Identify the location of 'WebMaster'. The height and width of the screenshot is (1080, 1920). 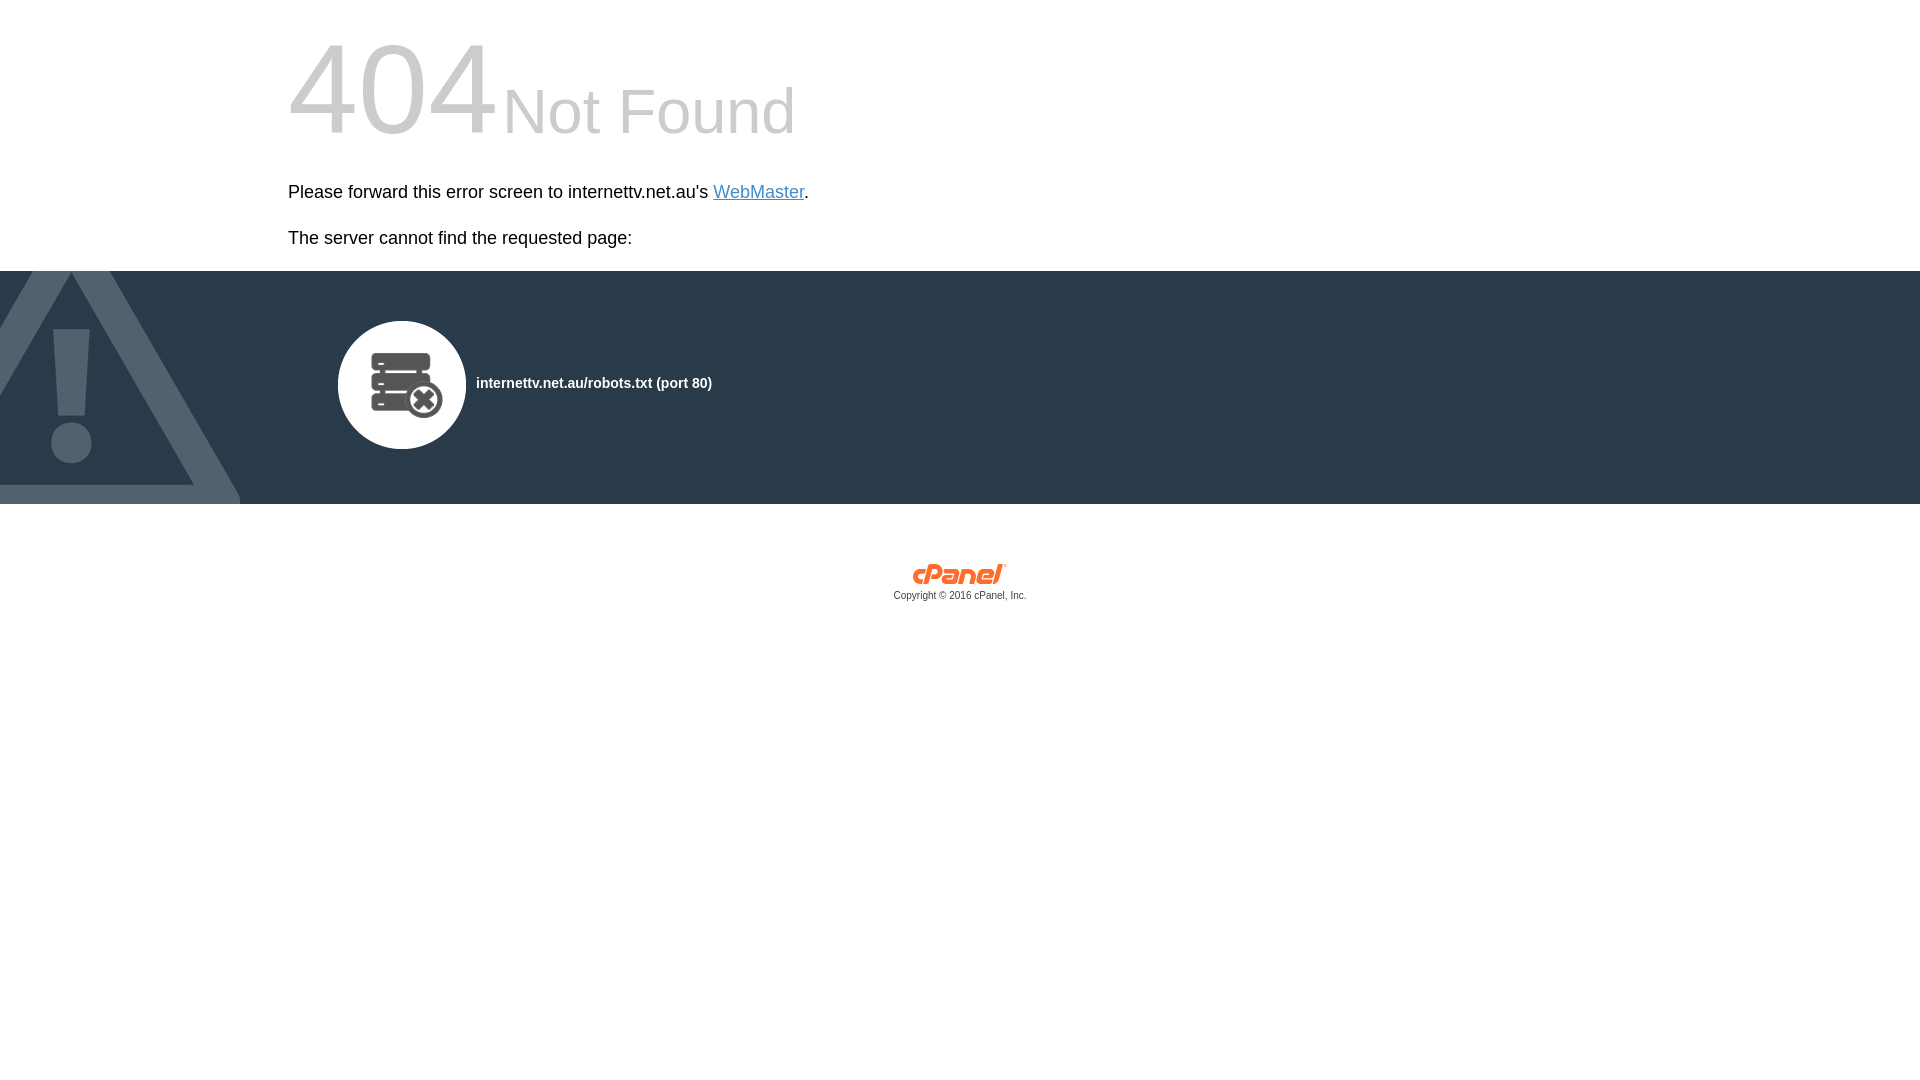
(757, 192).